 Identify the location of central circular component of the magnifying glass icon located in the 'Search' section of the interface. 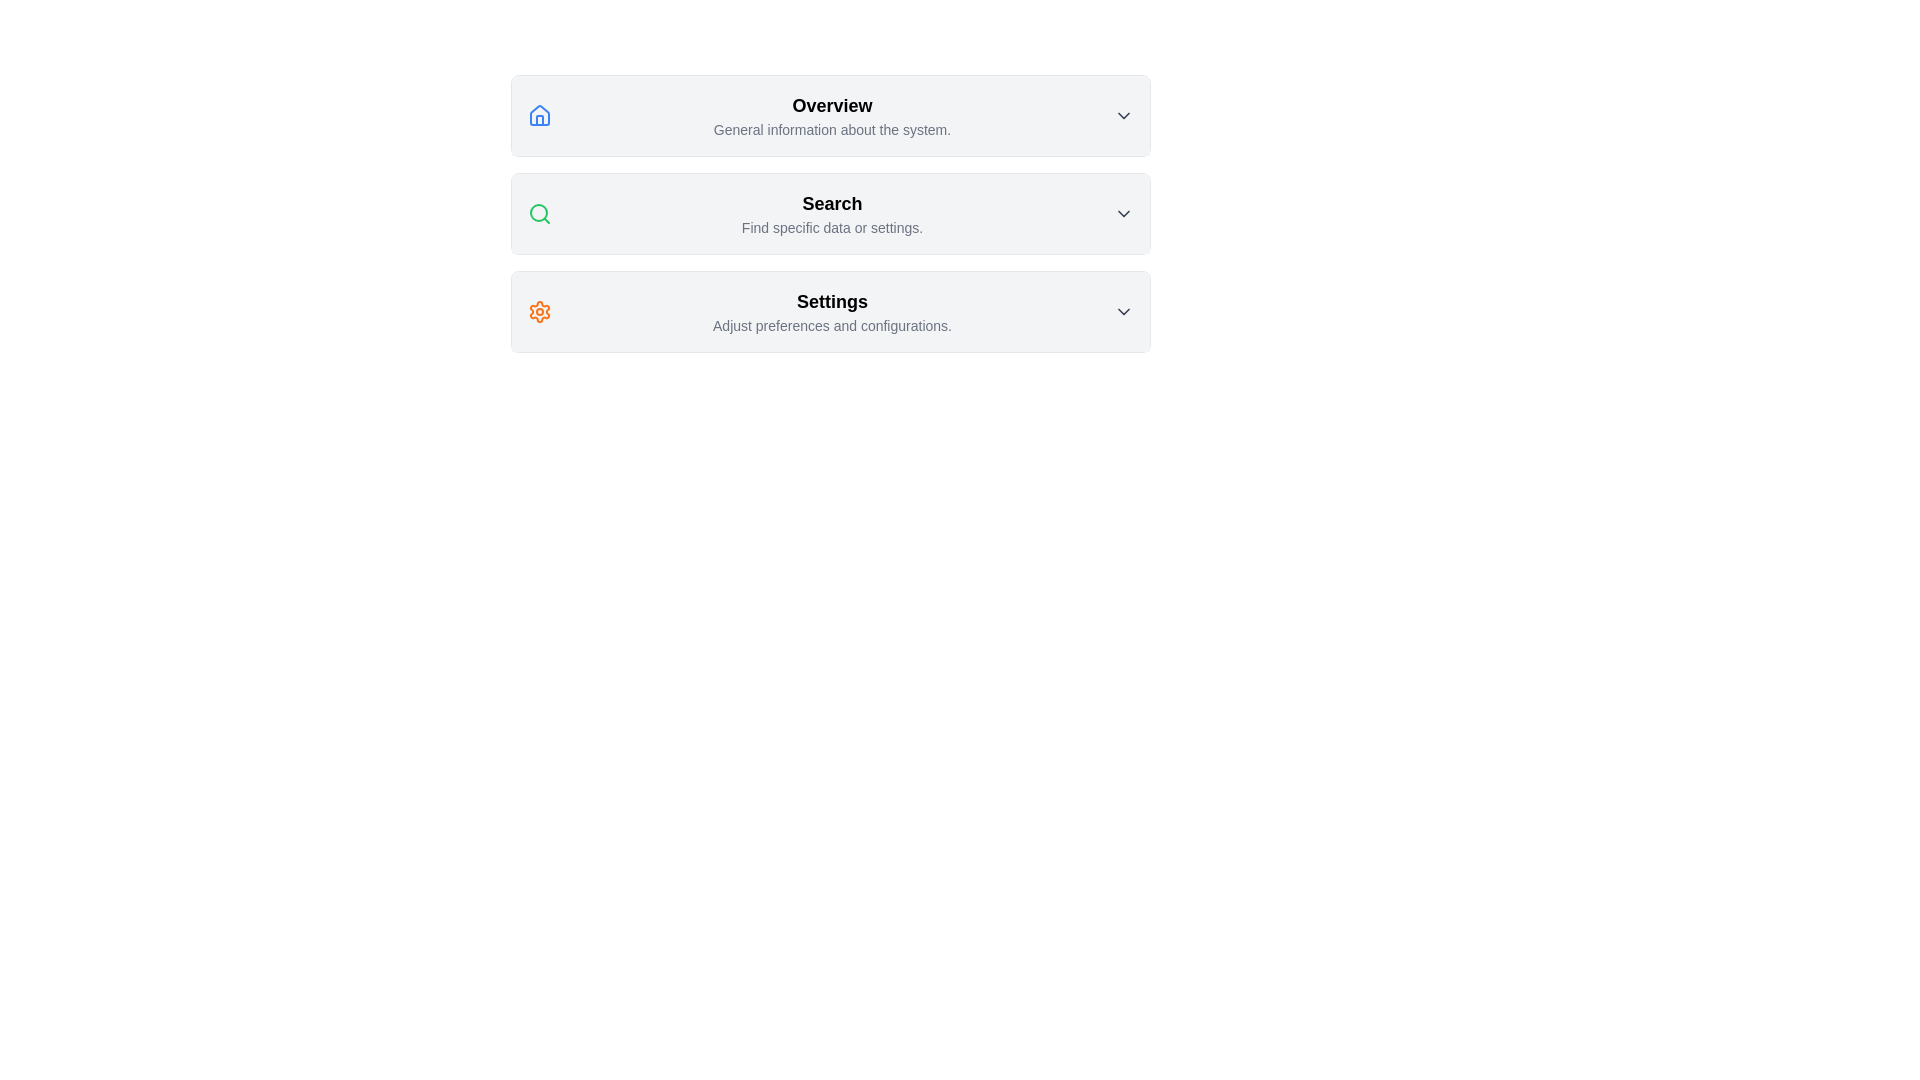
(538, 212).